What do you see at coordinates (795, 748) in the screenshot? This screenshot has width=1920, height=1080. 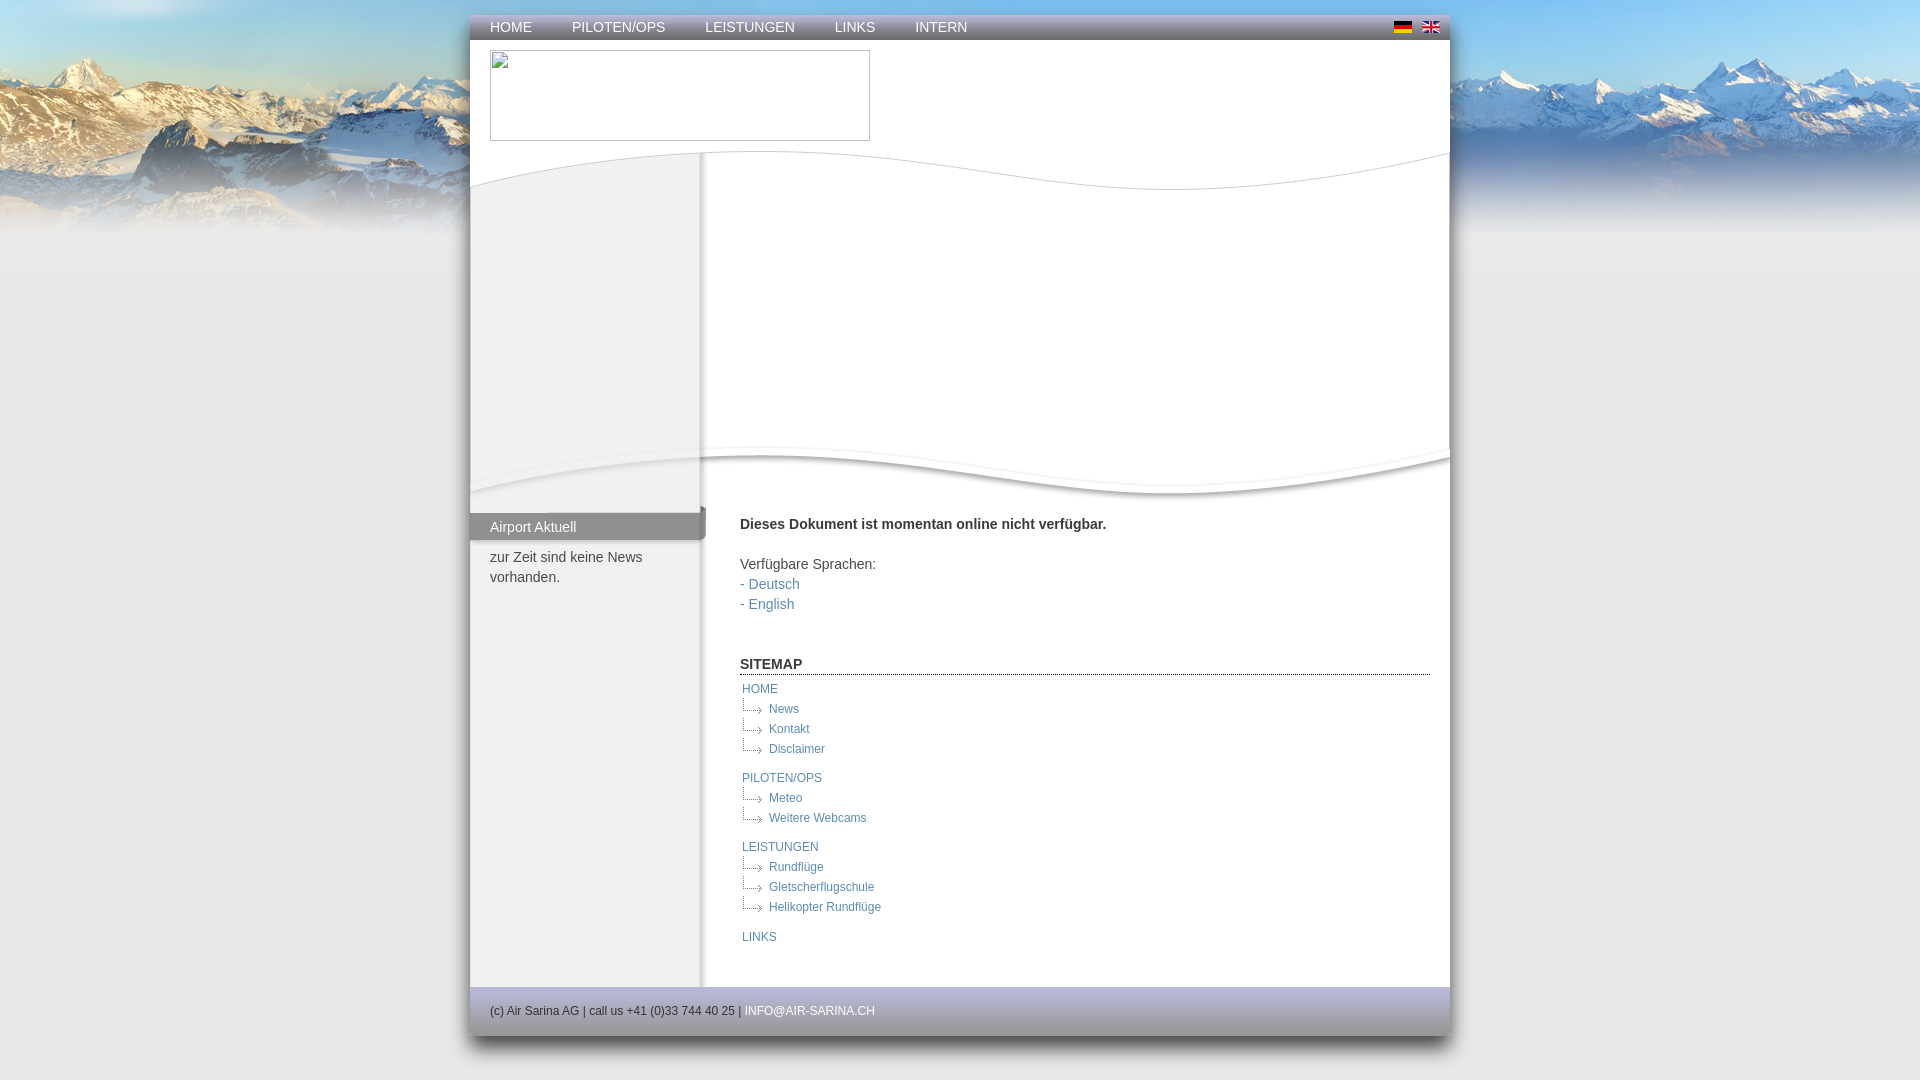 I see `'Disclaimer'` at bounding box center [795, 748].